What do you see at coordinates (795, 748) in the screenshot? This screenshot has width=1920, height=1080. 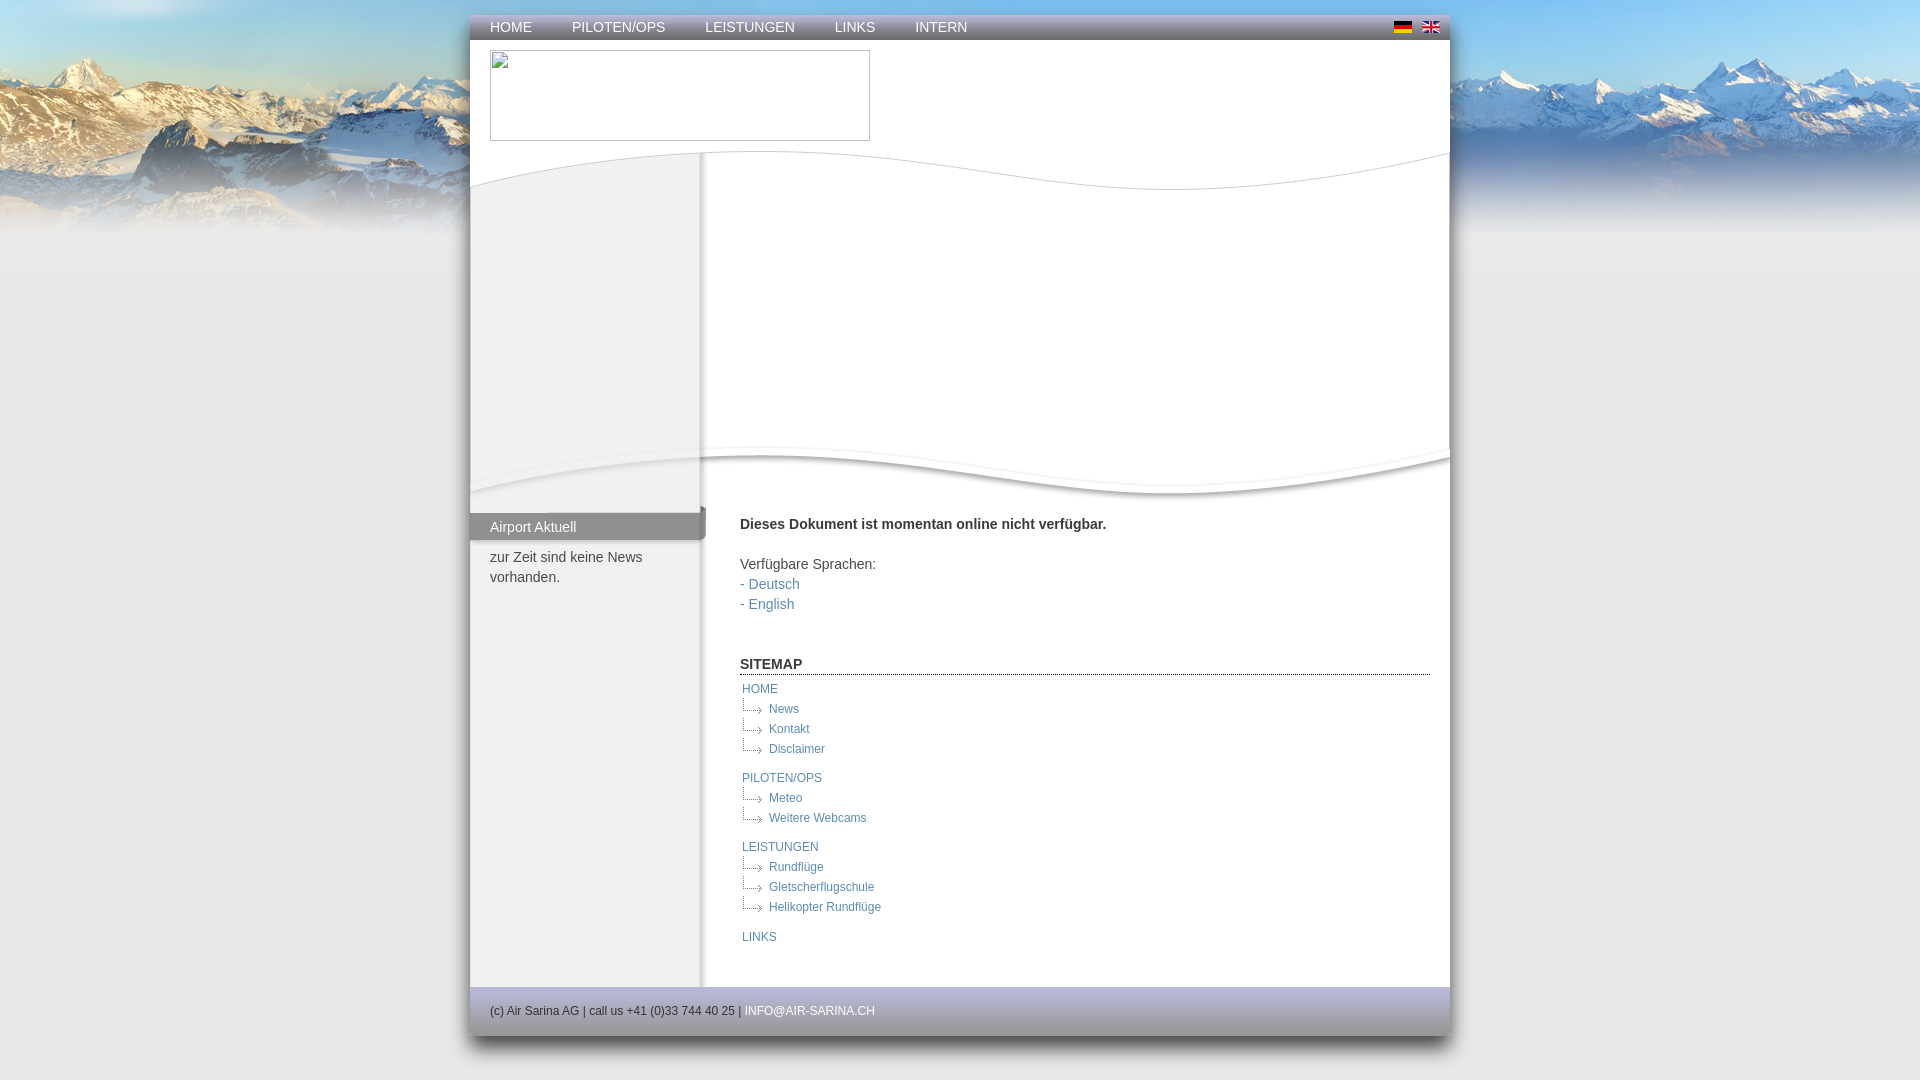 I see `'Disclaimer'` at bounding box center [795, 748].